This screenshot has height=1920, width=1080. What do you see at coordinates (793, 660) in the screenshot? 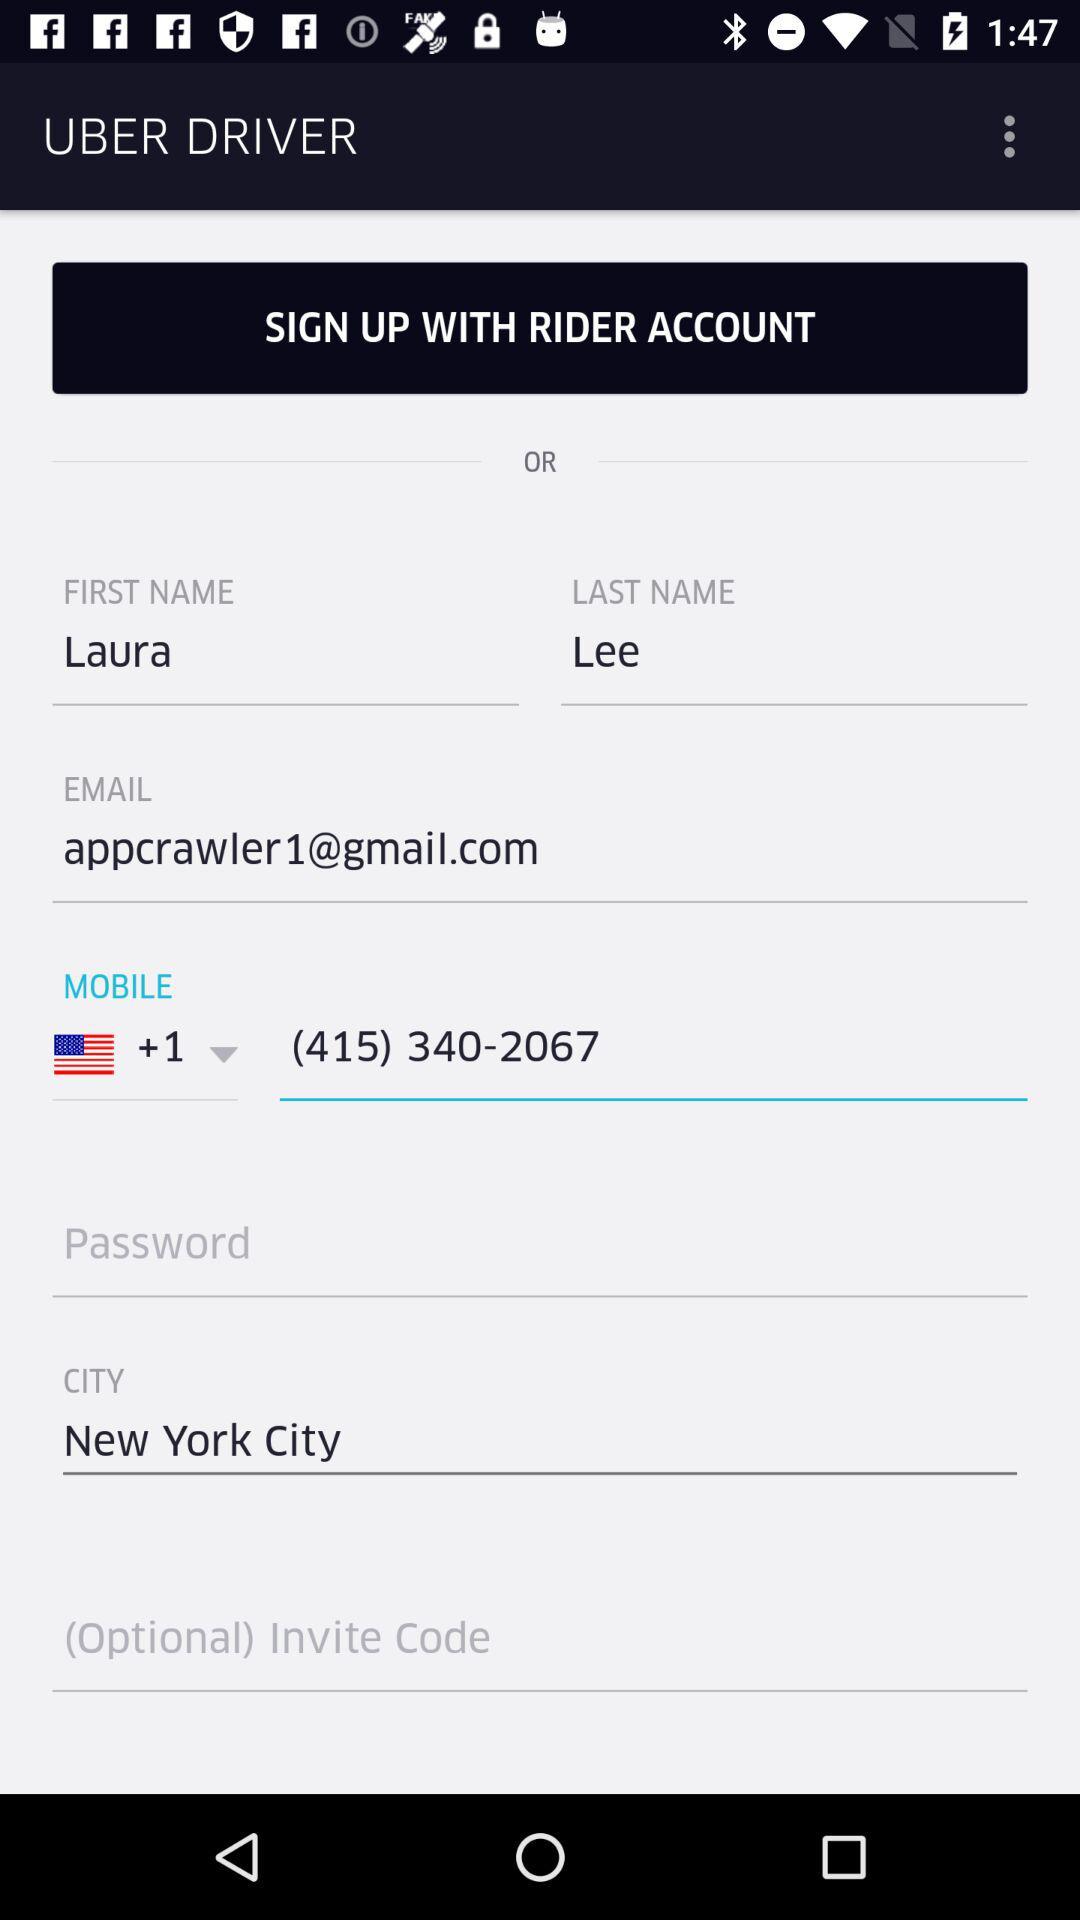
I see `lee` at bounding box center [793, 660].